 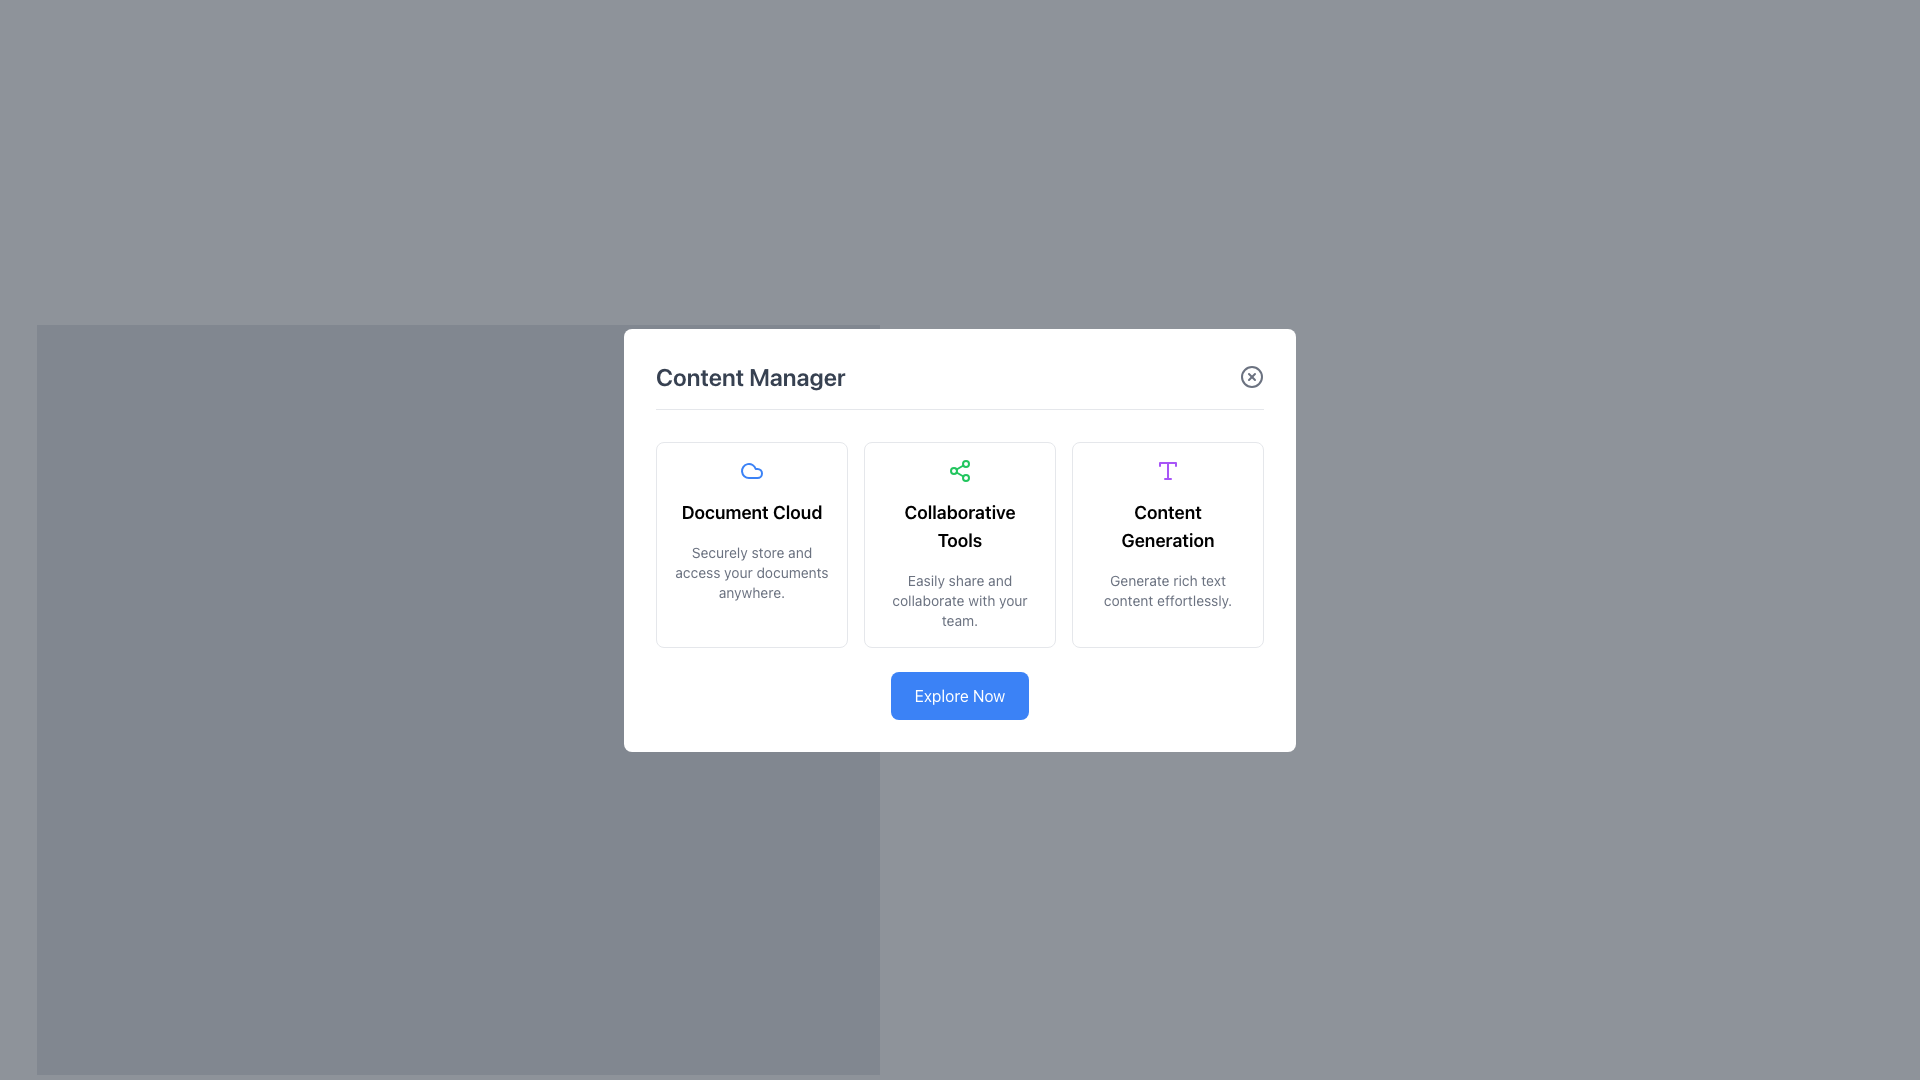 I want to click on descriptive text located at the bottom-center of the 'Content Generation' section, directly beneath the 'Content Generation' title heading, so click(x=1167, y=589).